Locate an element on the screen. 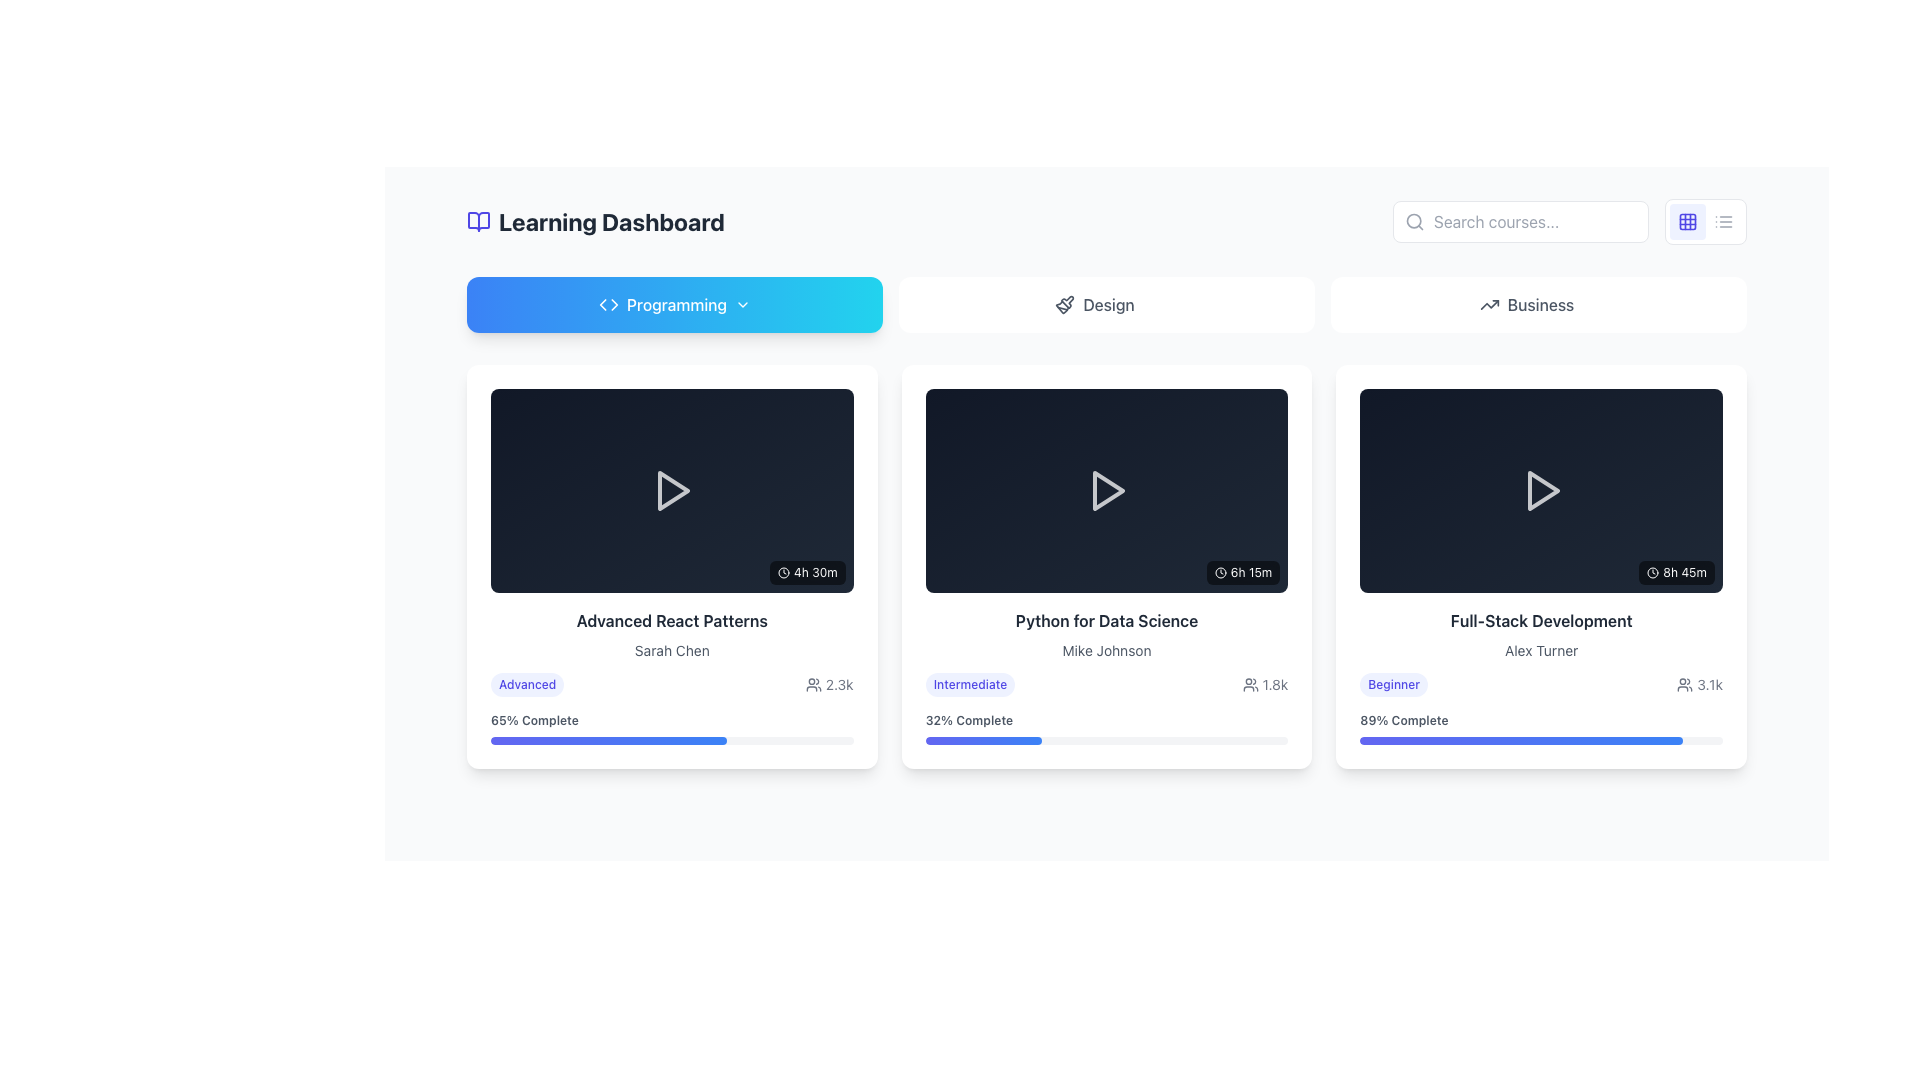  the SVG graphic of a paintbrush icon, which is the leftmost icon in the 'Design' group, positioned next to the 'Design' label is located at coordinates (1064, 304).